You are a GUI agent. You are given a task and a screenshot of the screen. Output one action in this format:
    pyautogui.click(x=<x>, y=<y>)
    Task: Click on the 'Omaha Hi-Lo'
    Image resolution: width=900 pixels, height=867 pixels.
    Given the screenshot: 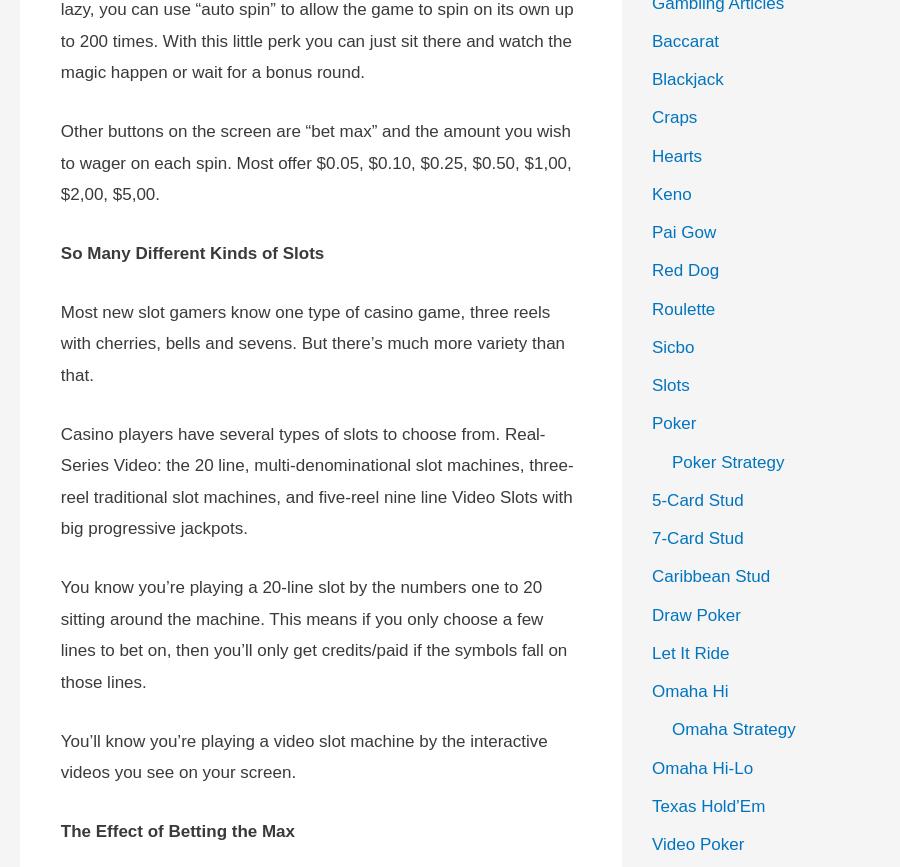 What is the action you would take?
    pyautogui.click(x=701, y=766)
    